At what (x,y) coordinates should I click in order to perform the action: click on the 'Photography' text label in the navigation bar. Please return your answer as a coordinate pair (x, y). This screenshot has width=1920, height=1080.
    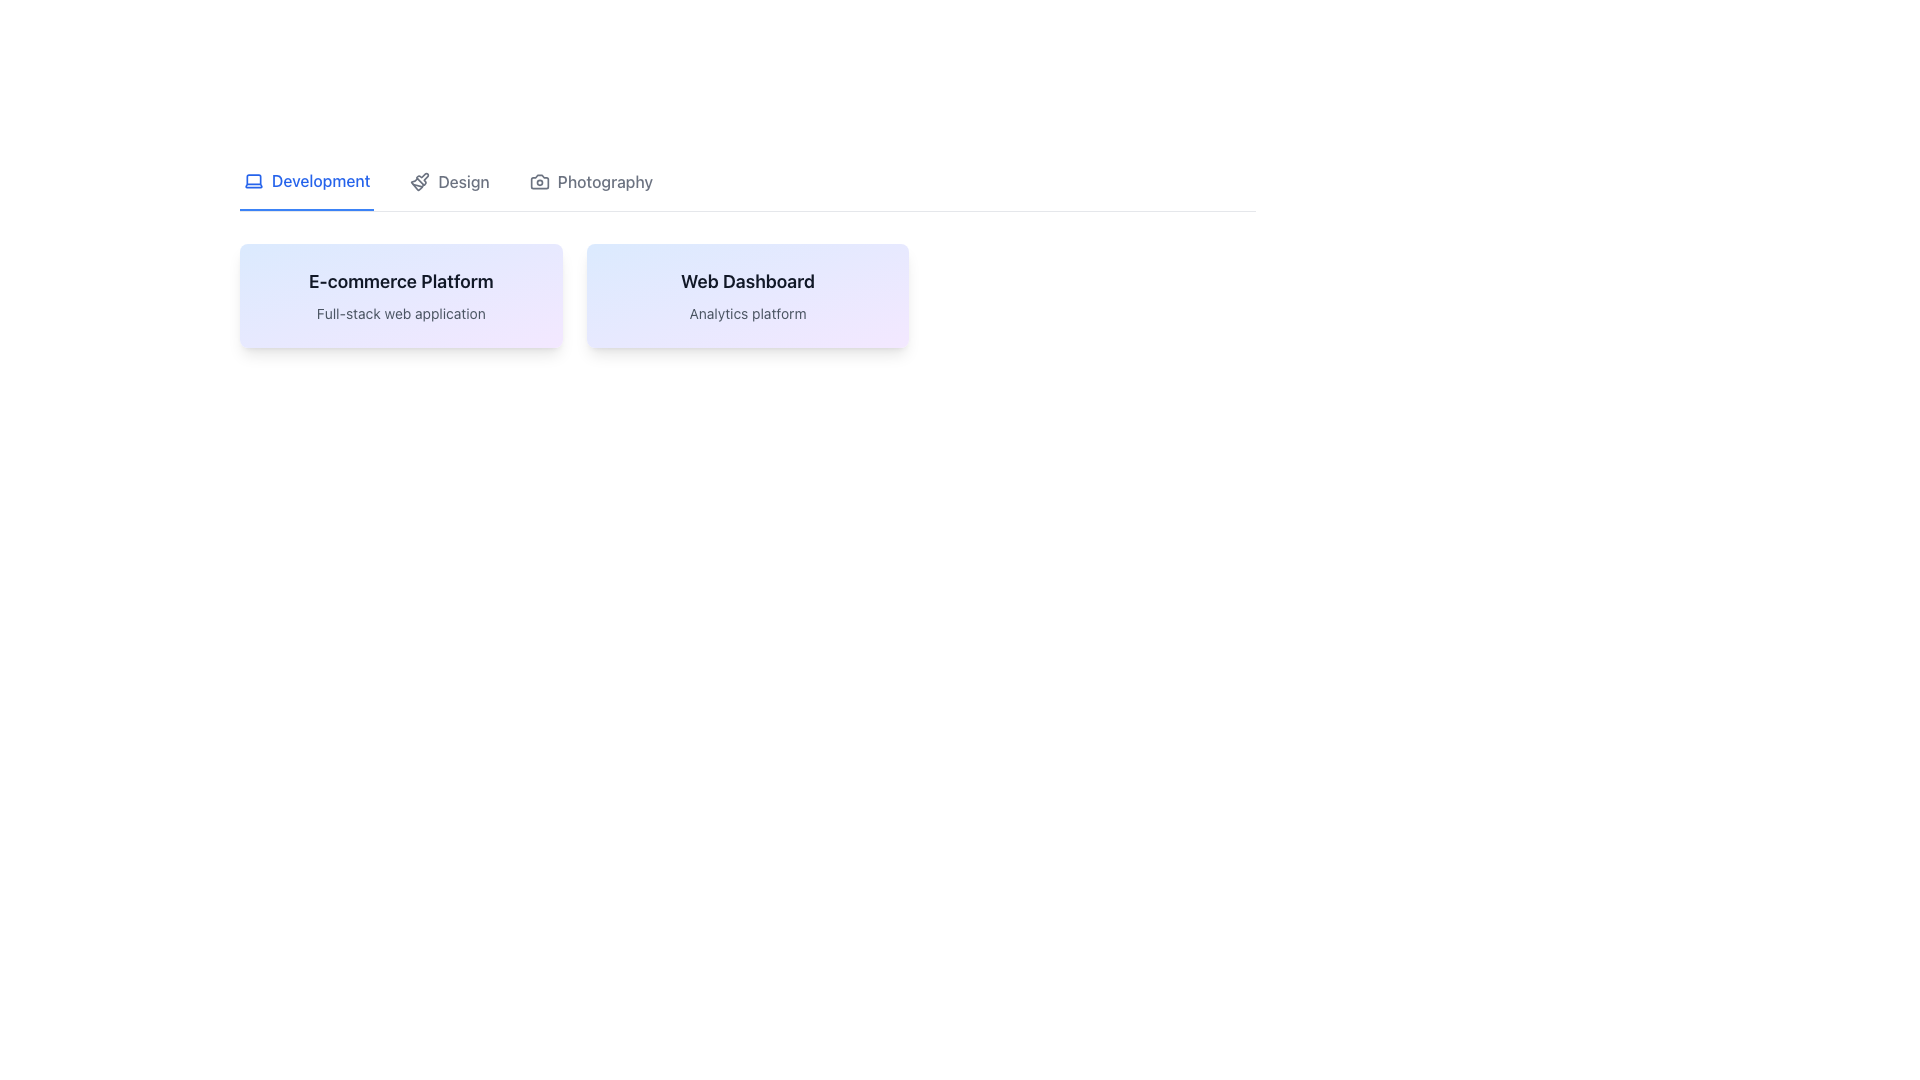
    Looking at the image, I should click on (604, 181).